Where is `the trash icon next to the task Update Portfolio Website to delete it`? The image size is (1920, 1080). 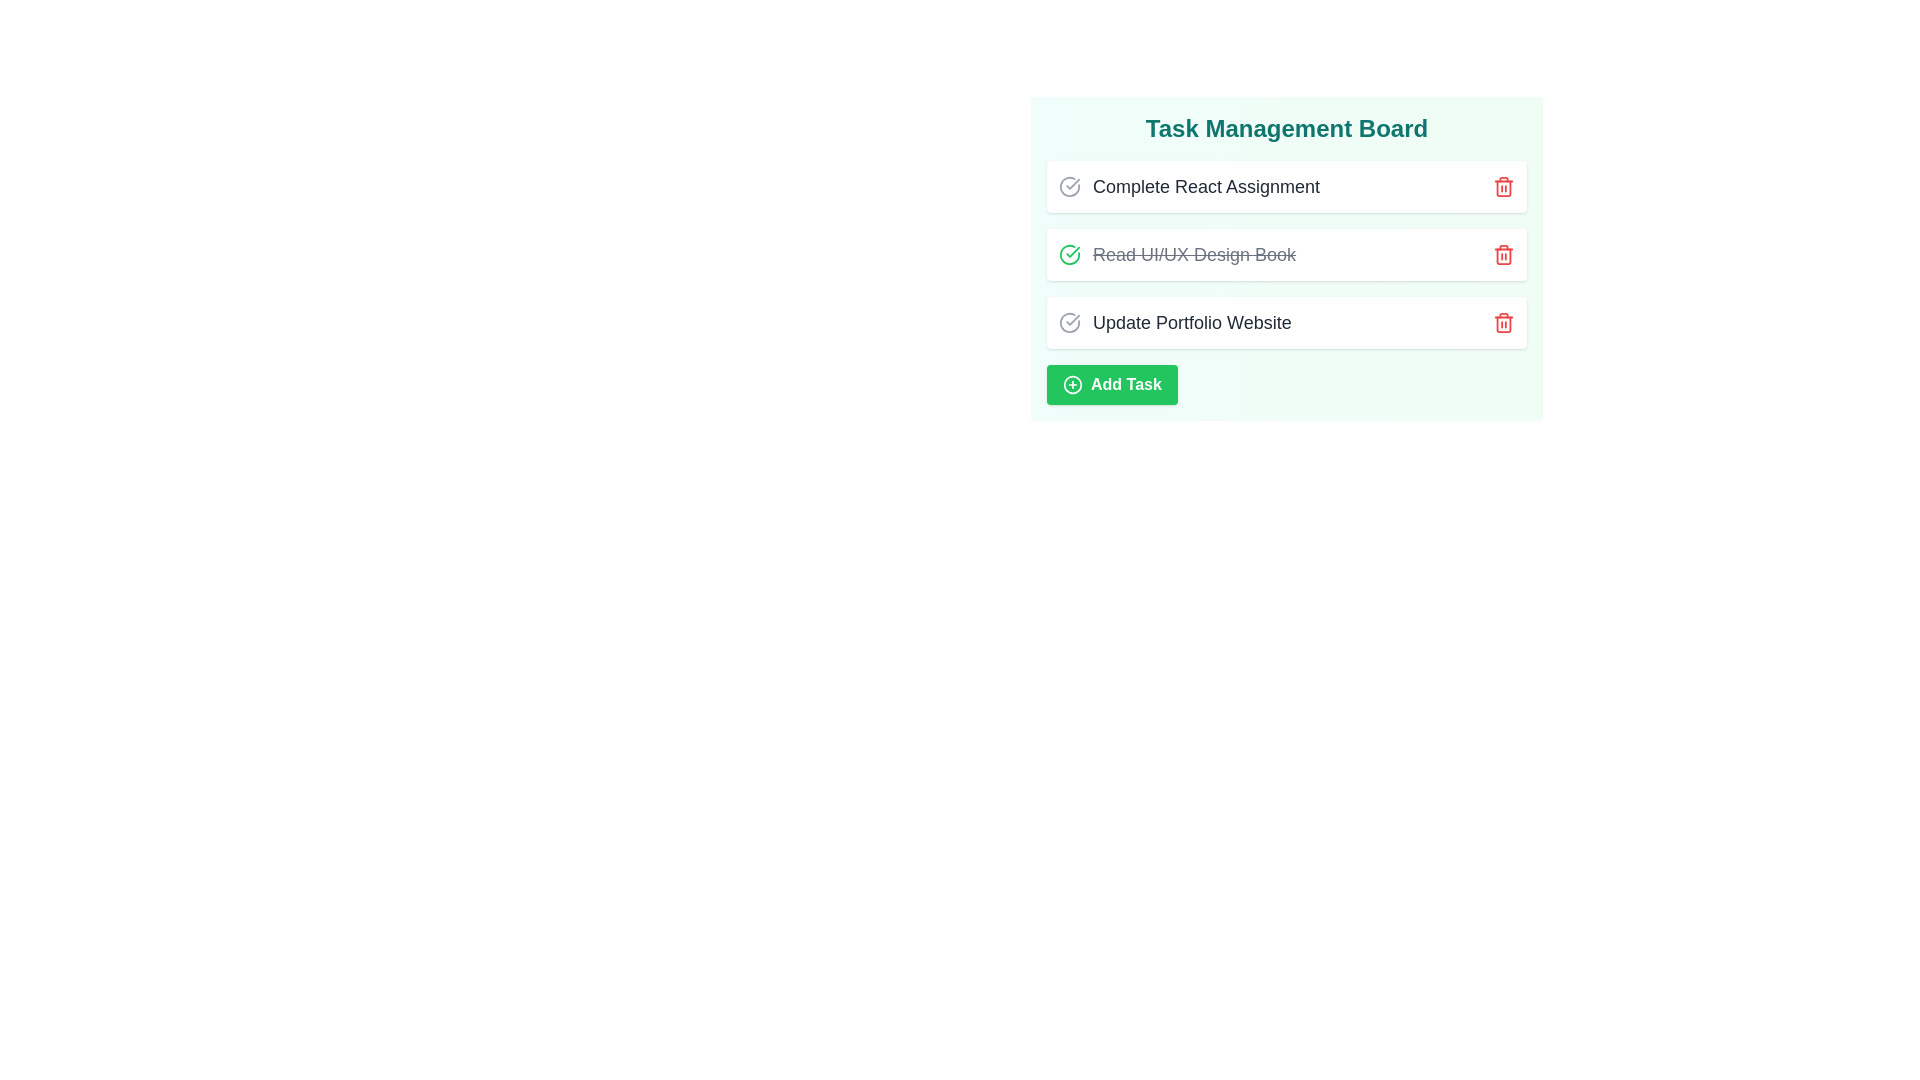 the trash icon next to the task Update Portfolio Website to delete it is located at coordinates (1503, 322).